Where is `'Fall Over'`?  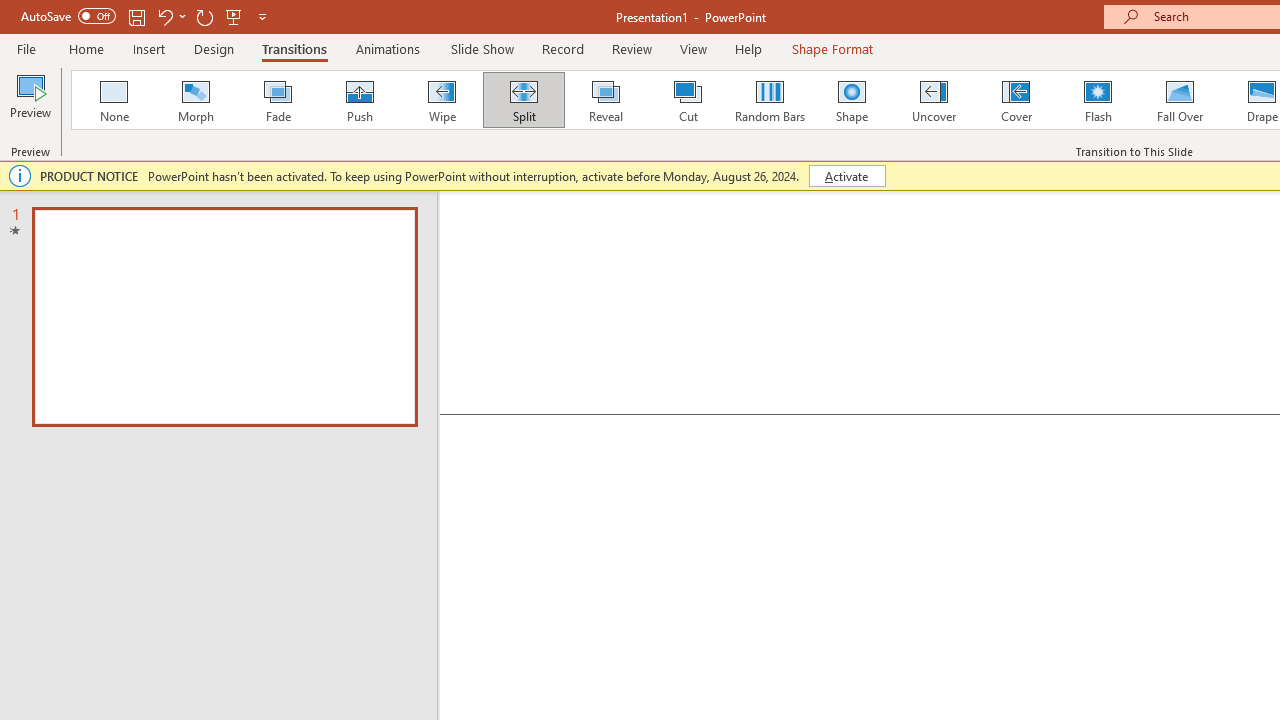 'Fall Over' is located at coordinates (1180, 100).